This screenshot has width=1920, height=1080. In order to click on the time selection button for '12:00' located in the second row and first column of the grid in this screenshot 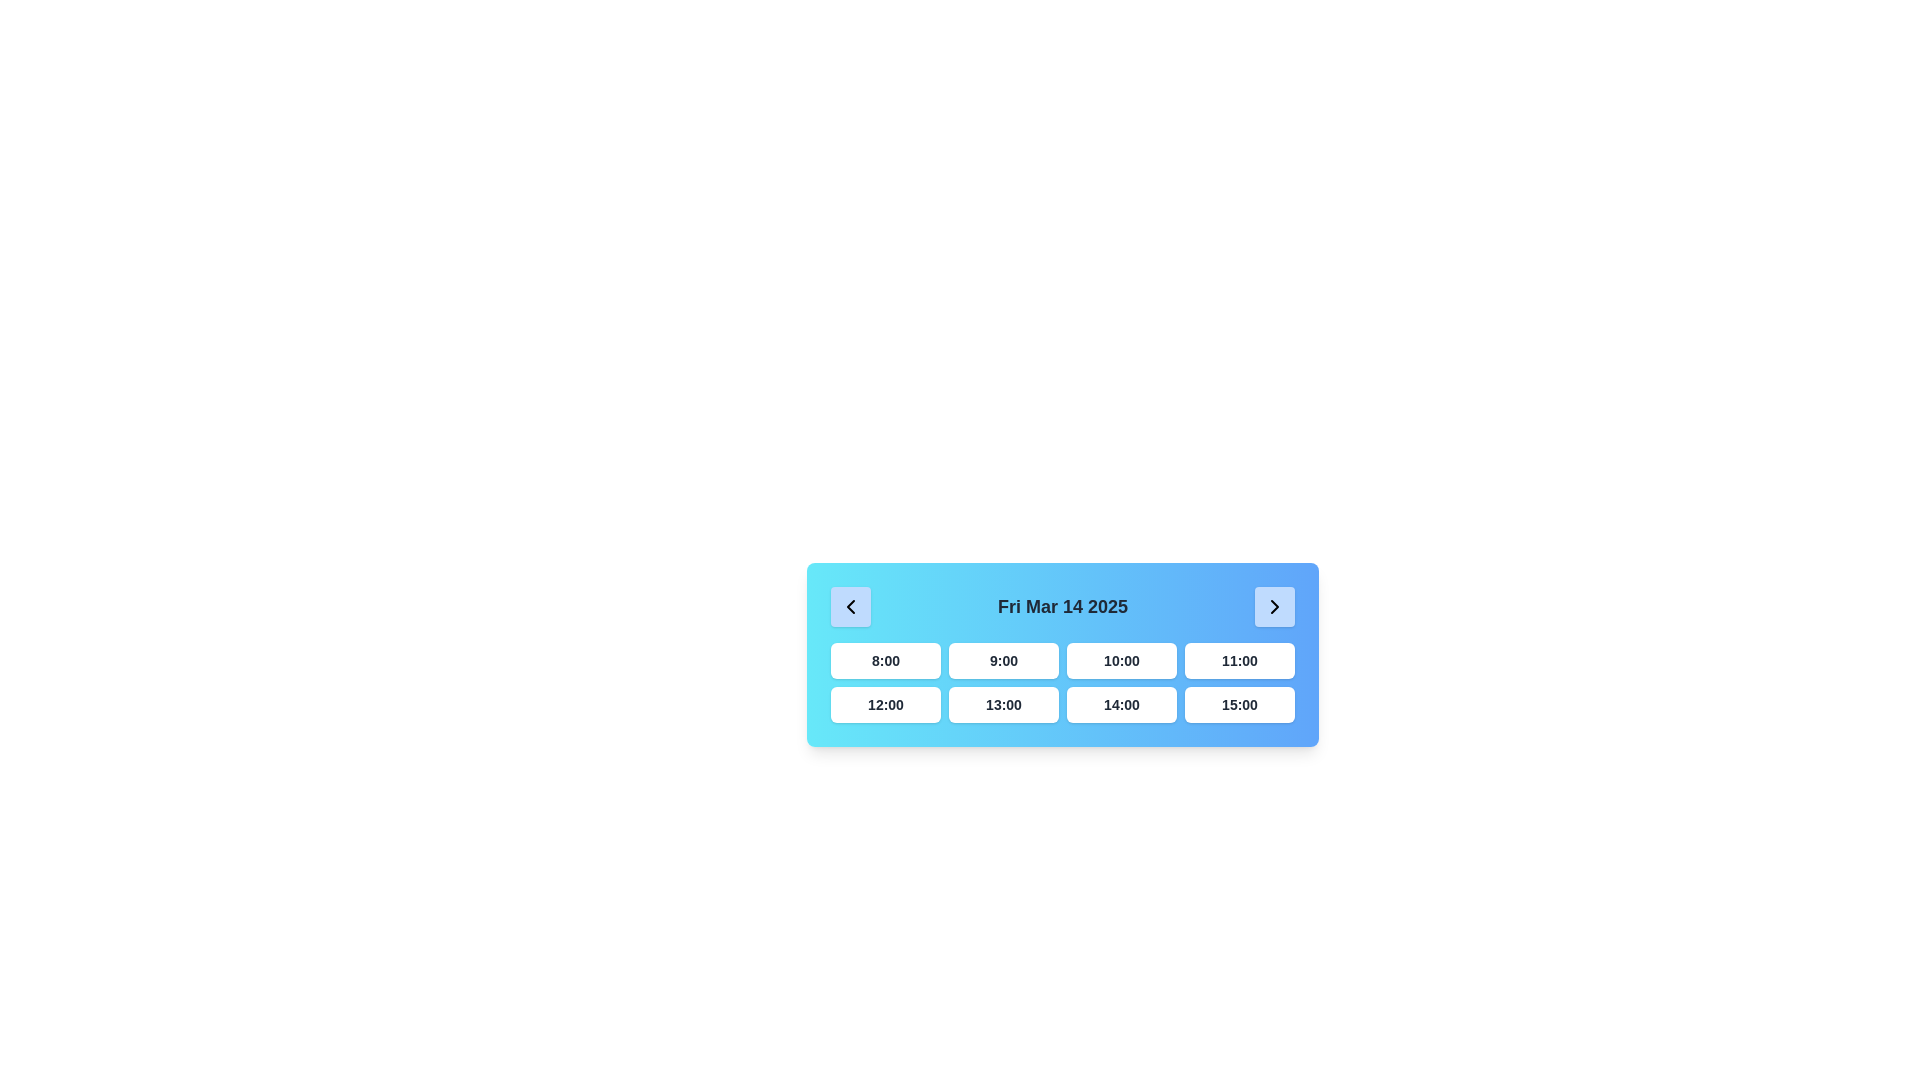, I will do `click(885, 704)`.